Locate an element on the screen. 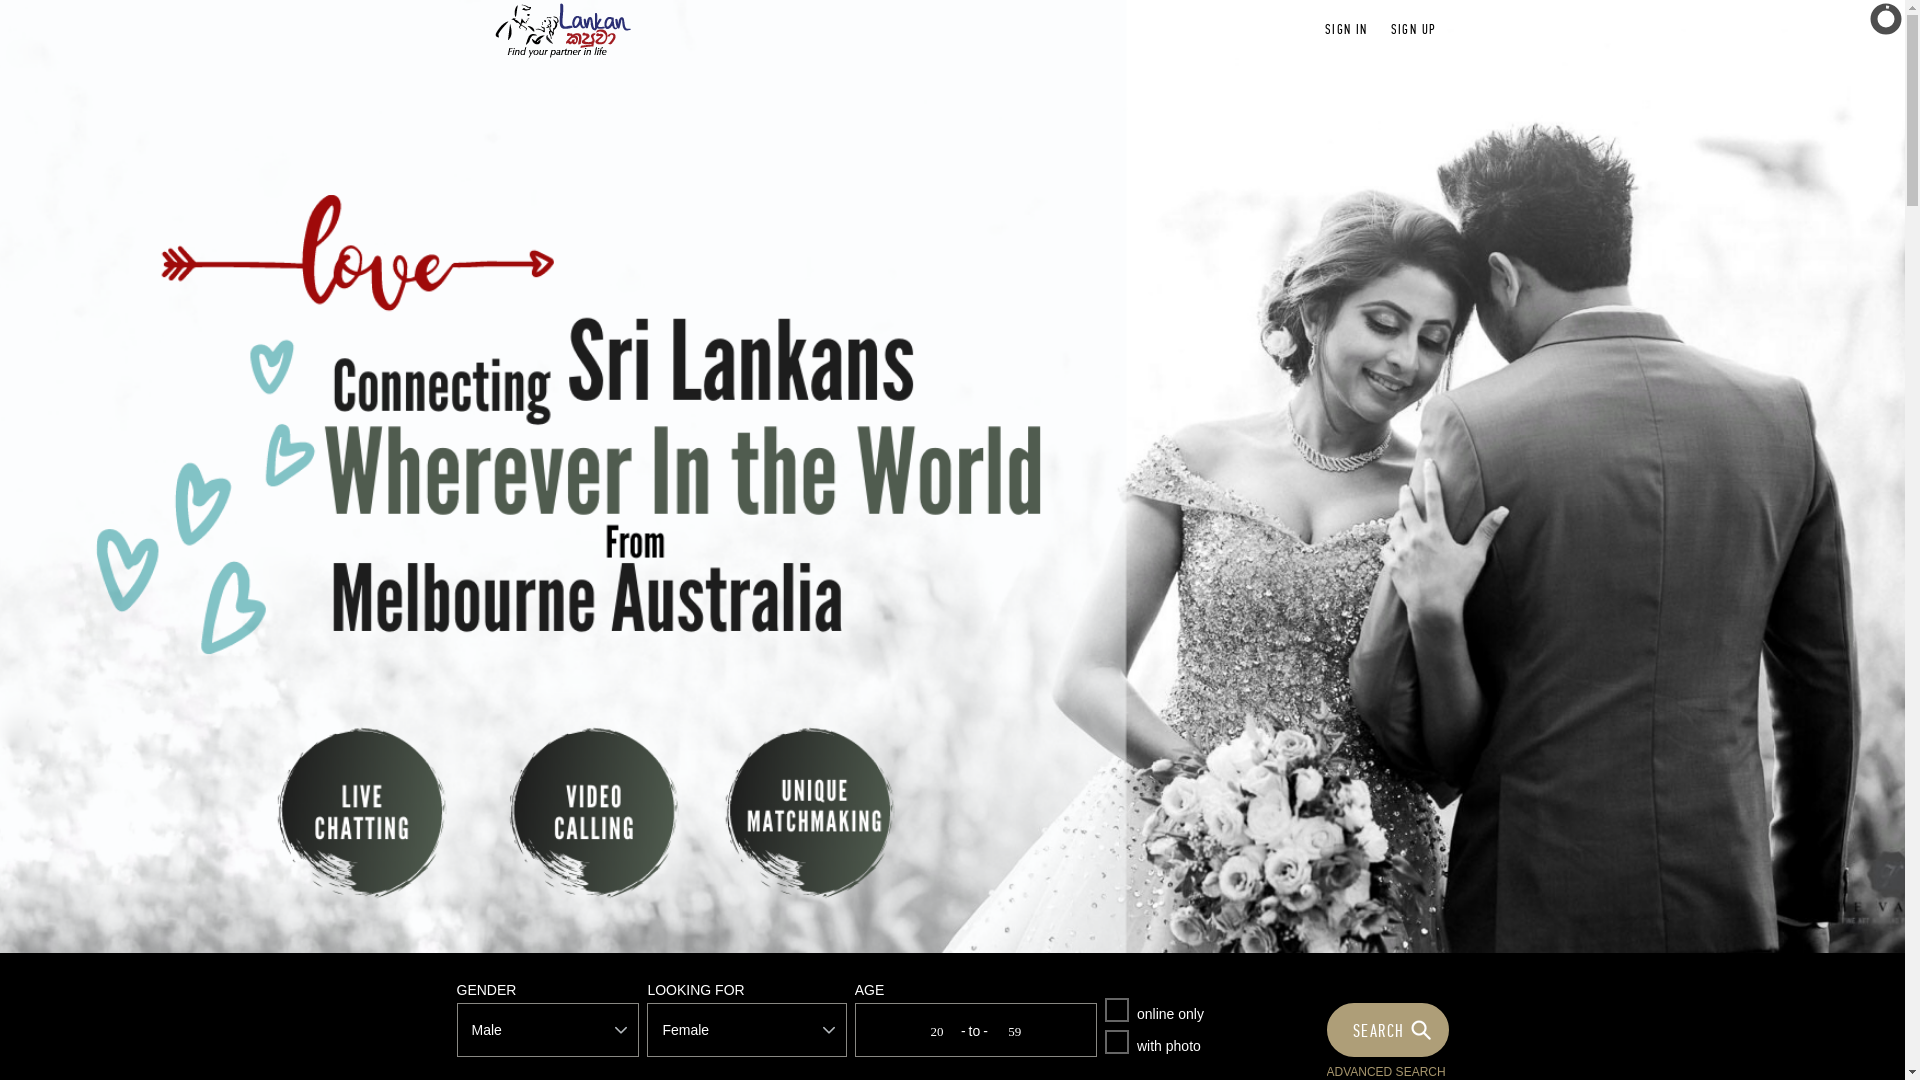 The width and height of the screenshot is (1920, 1080). 'SIGN UP' is located at coordinates (1390, 29).